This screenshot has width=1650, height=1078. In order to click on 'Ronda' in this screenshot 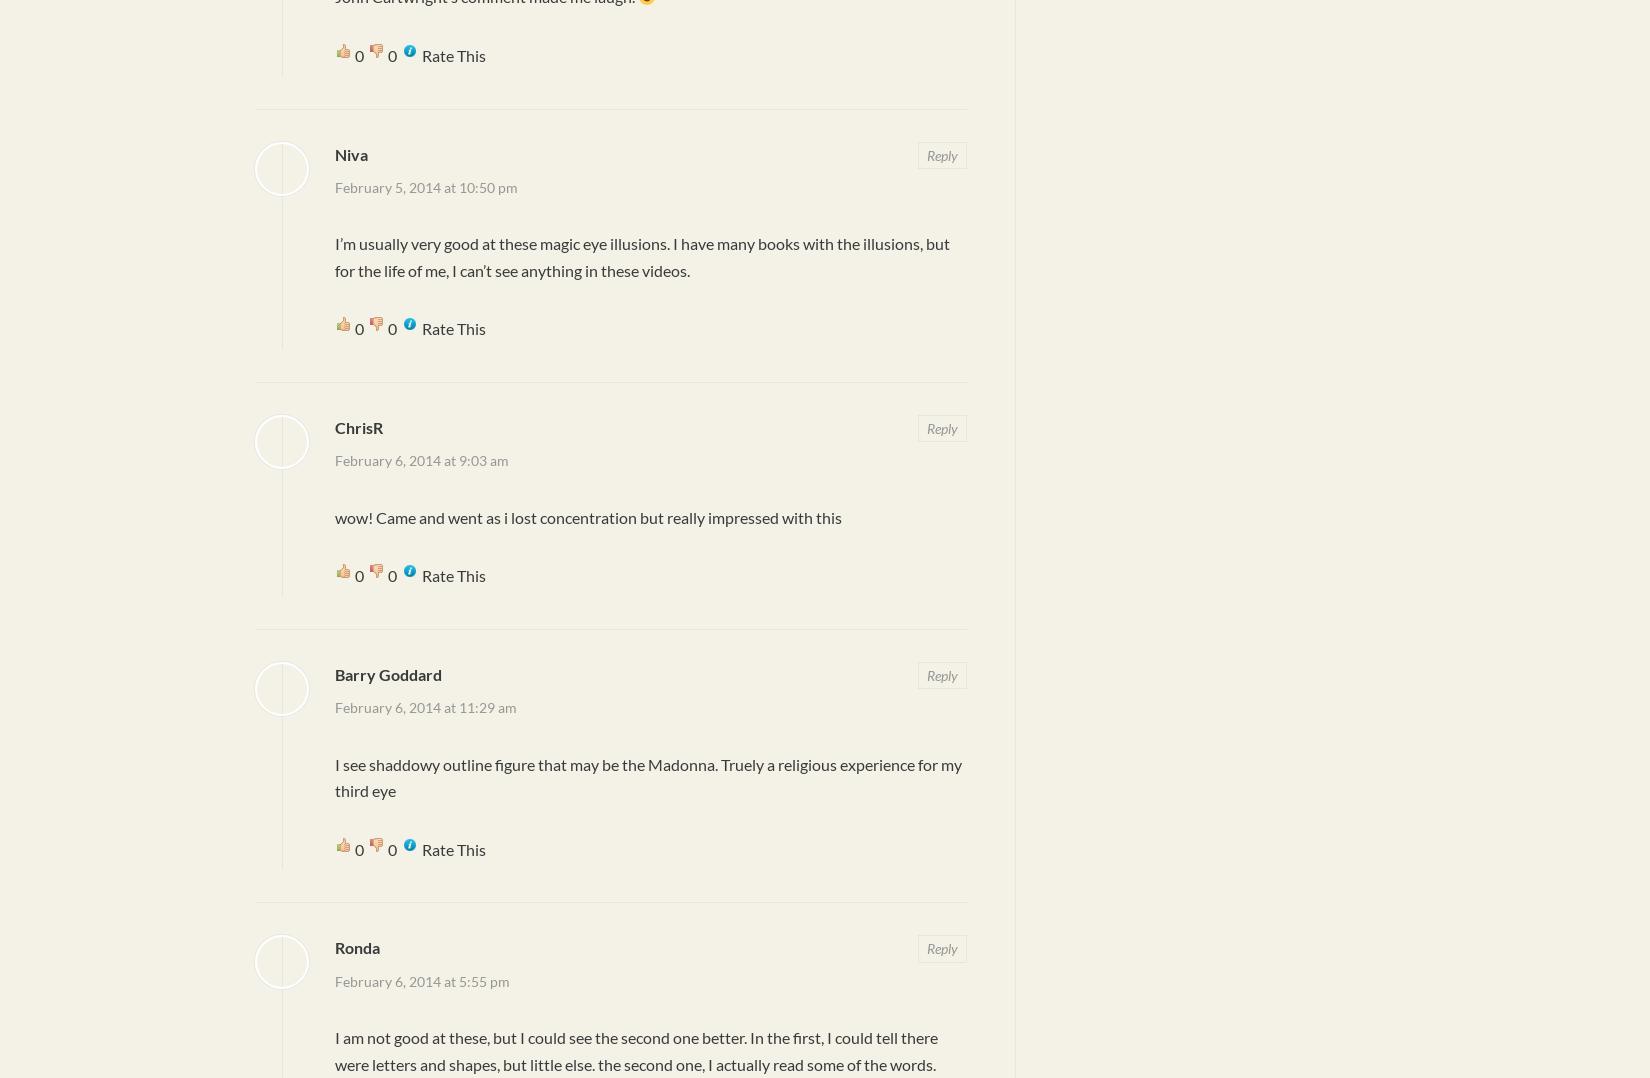, I will do `click(357, 946)`.